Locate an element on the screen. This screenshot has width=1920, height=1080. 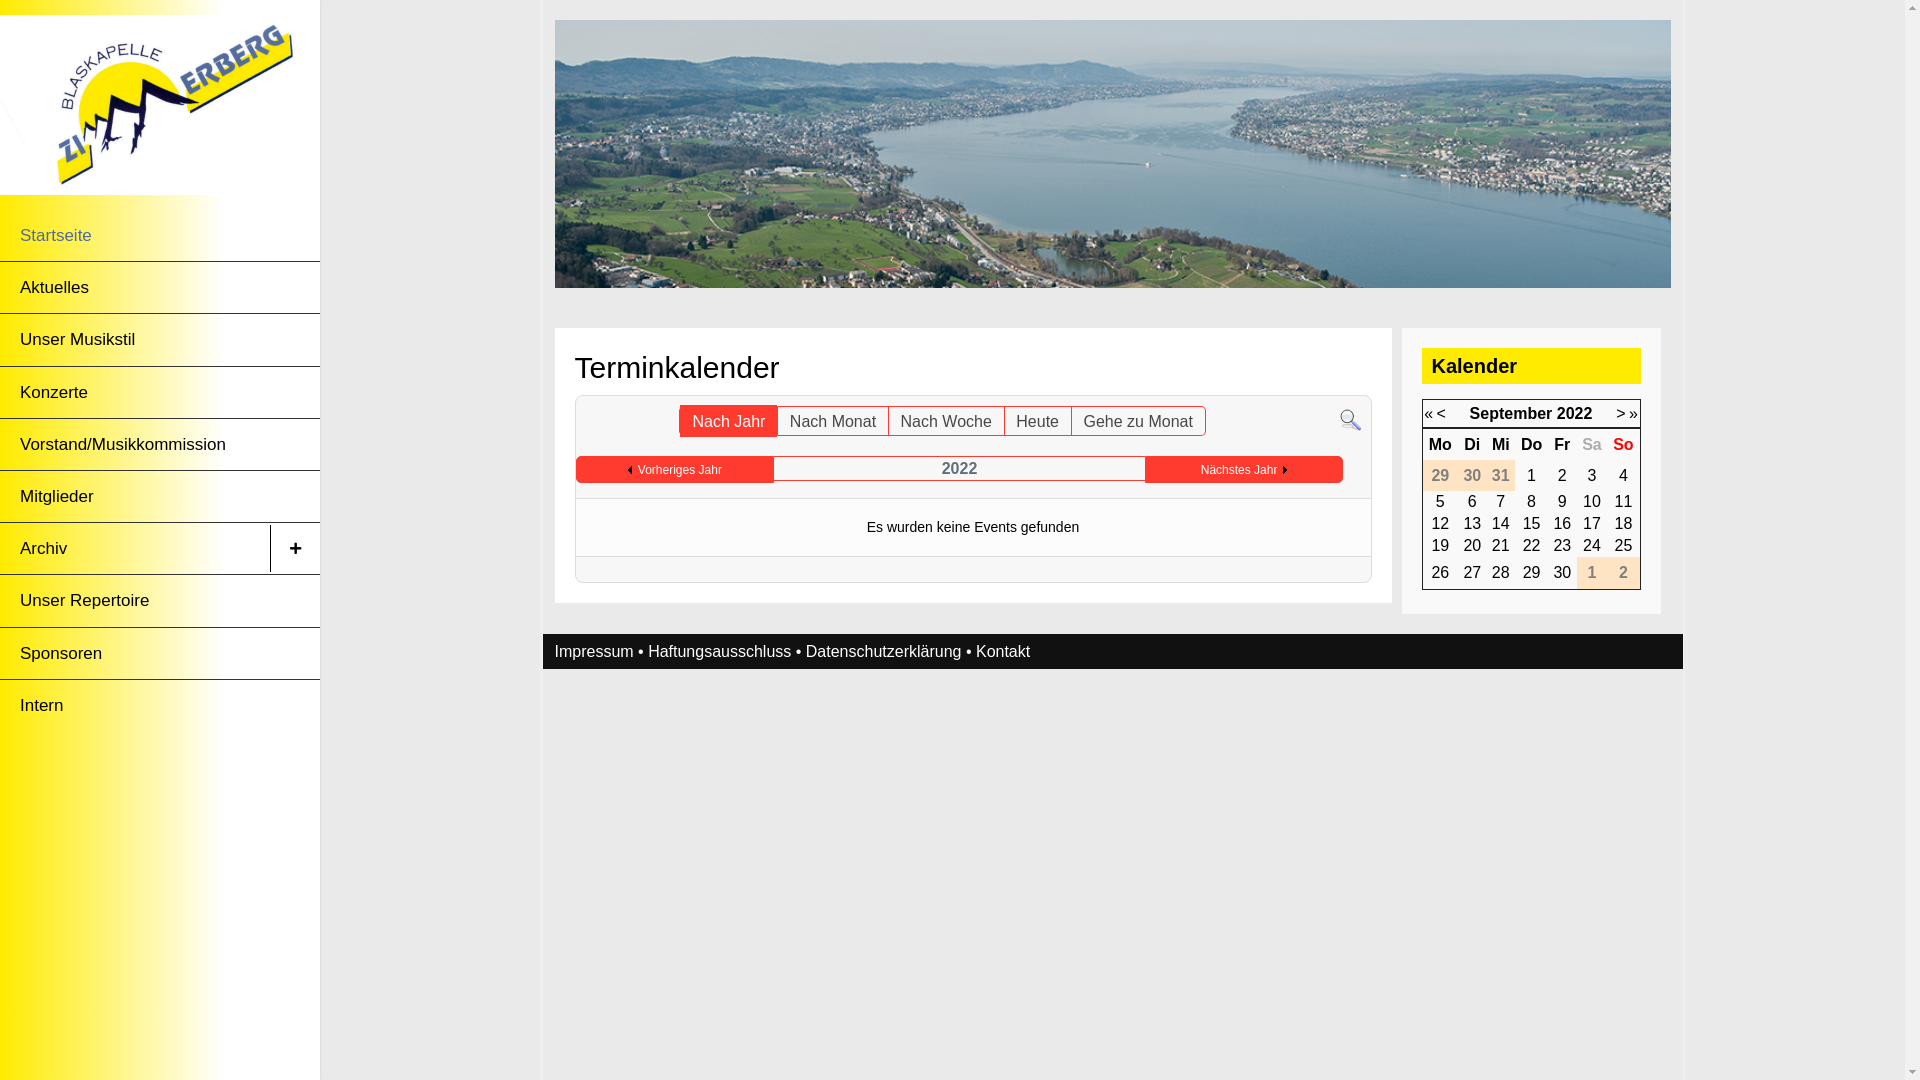
'5' is located at coordinates (1440, 500).